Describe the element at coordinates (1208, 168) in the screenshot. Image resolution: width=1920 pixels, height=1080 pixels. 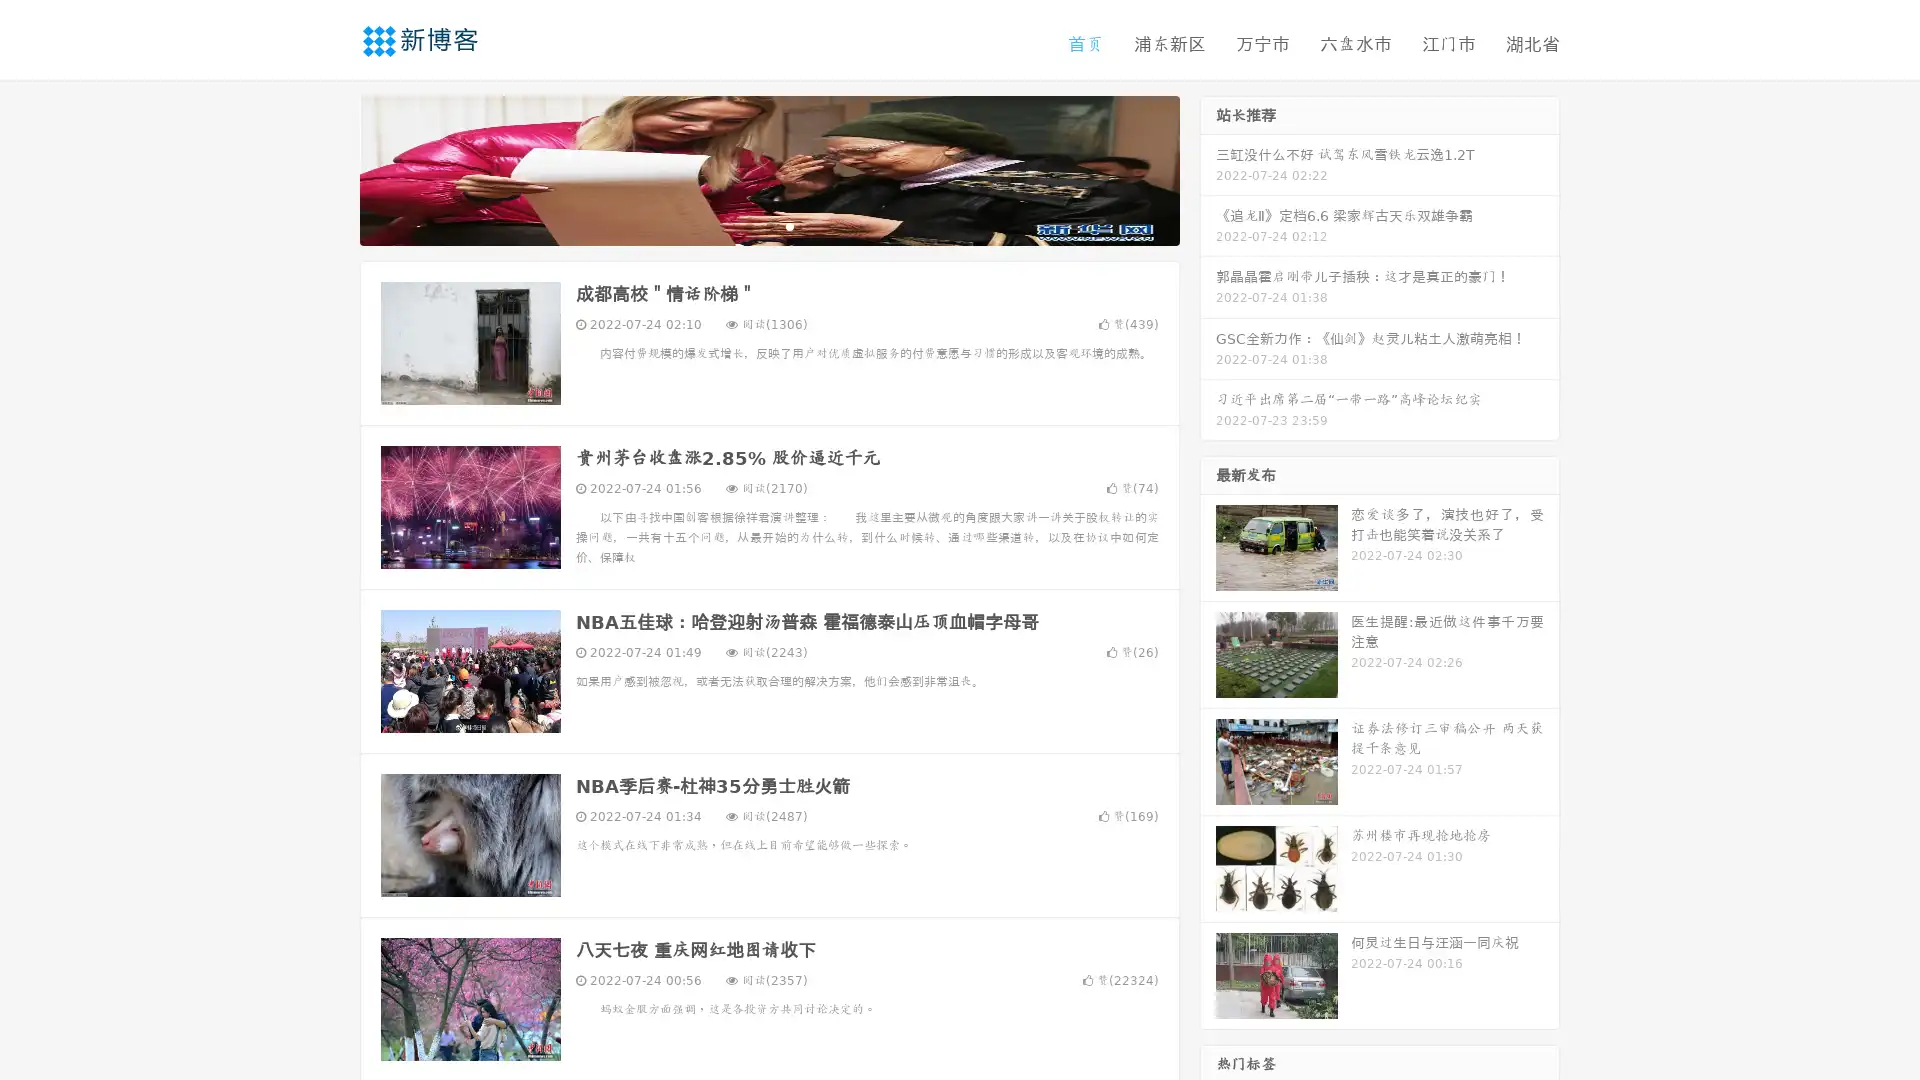
I see `Next slide` at that location.